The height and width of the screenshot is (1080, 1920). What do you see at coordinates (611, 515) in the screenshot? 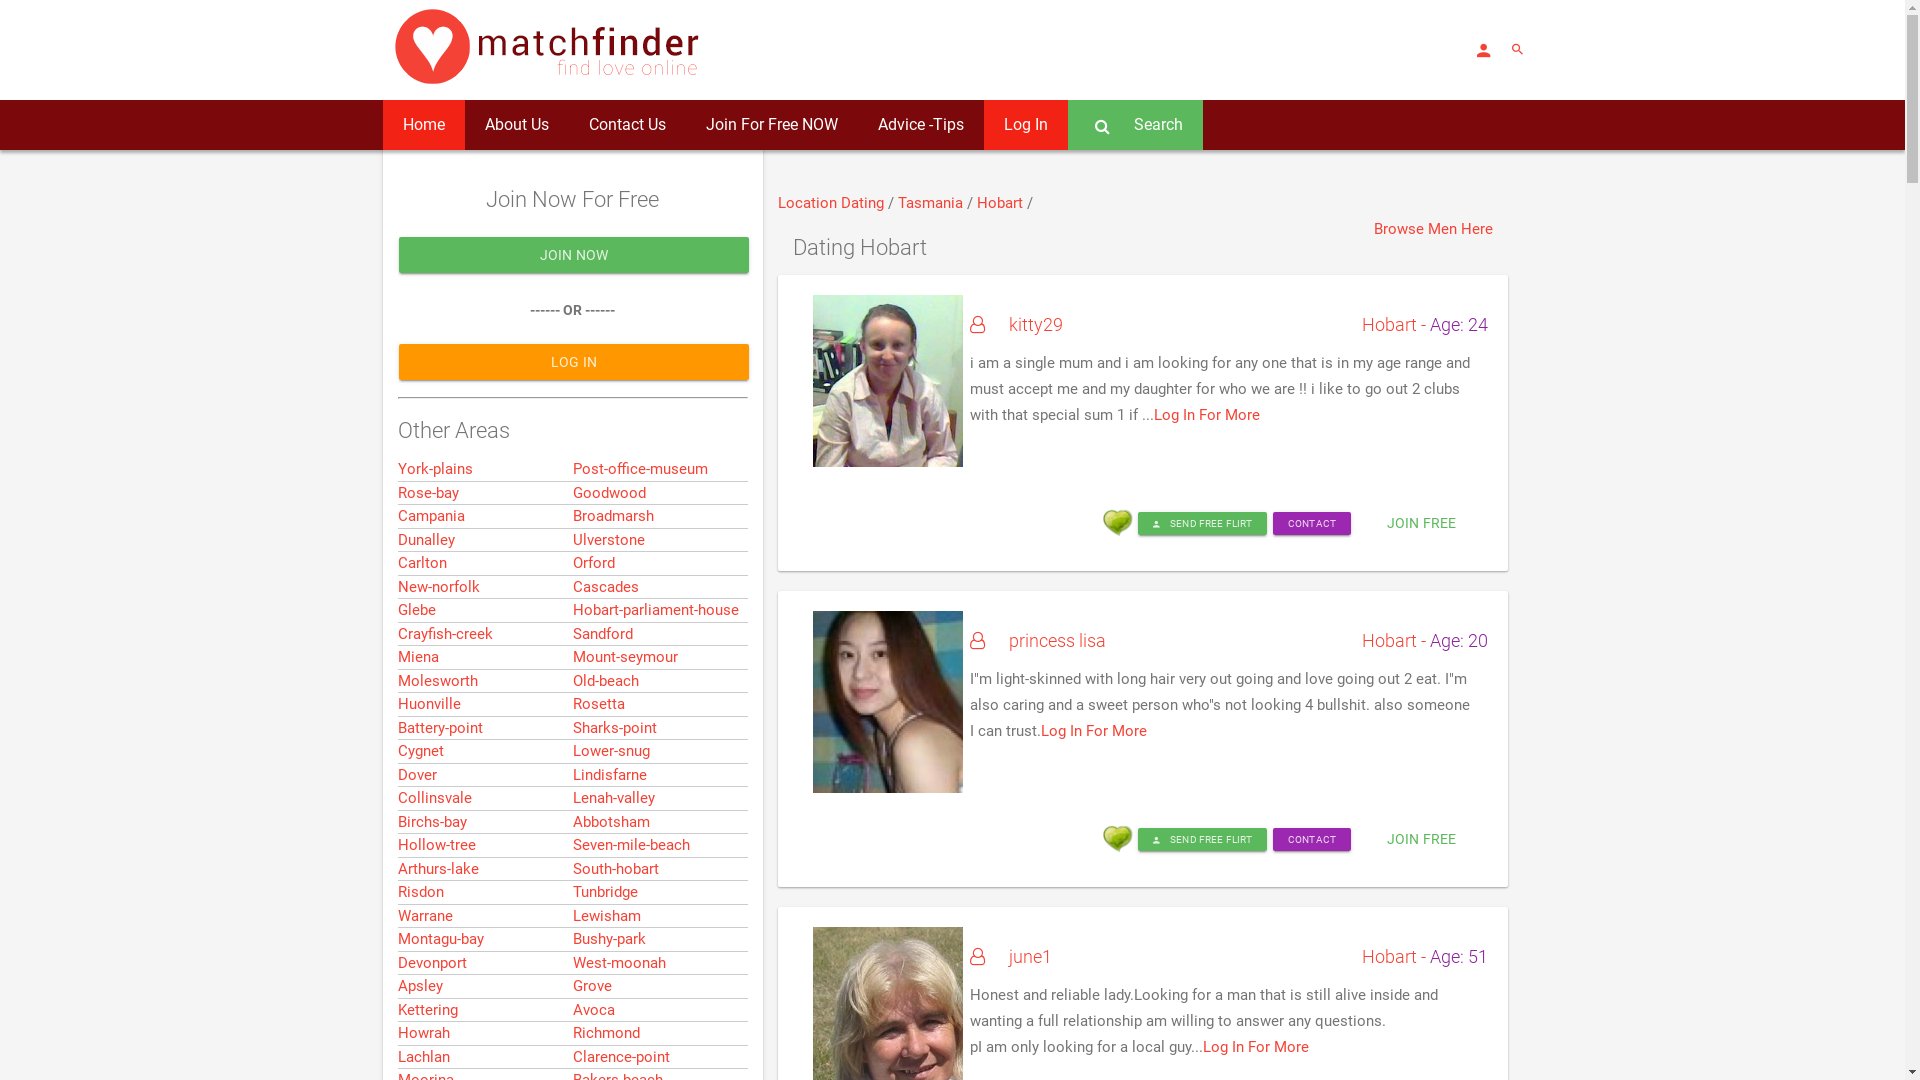
I see `'Broadmarsh'` at bounding box center [611, 515].